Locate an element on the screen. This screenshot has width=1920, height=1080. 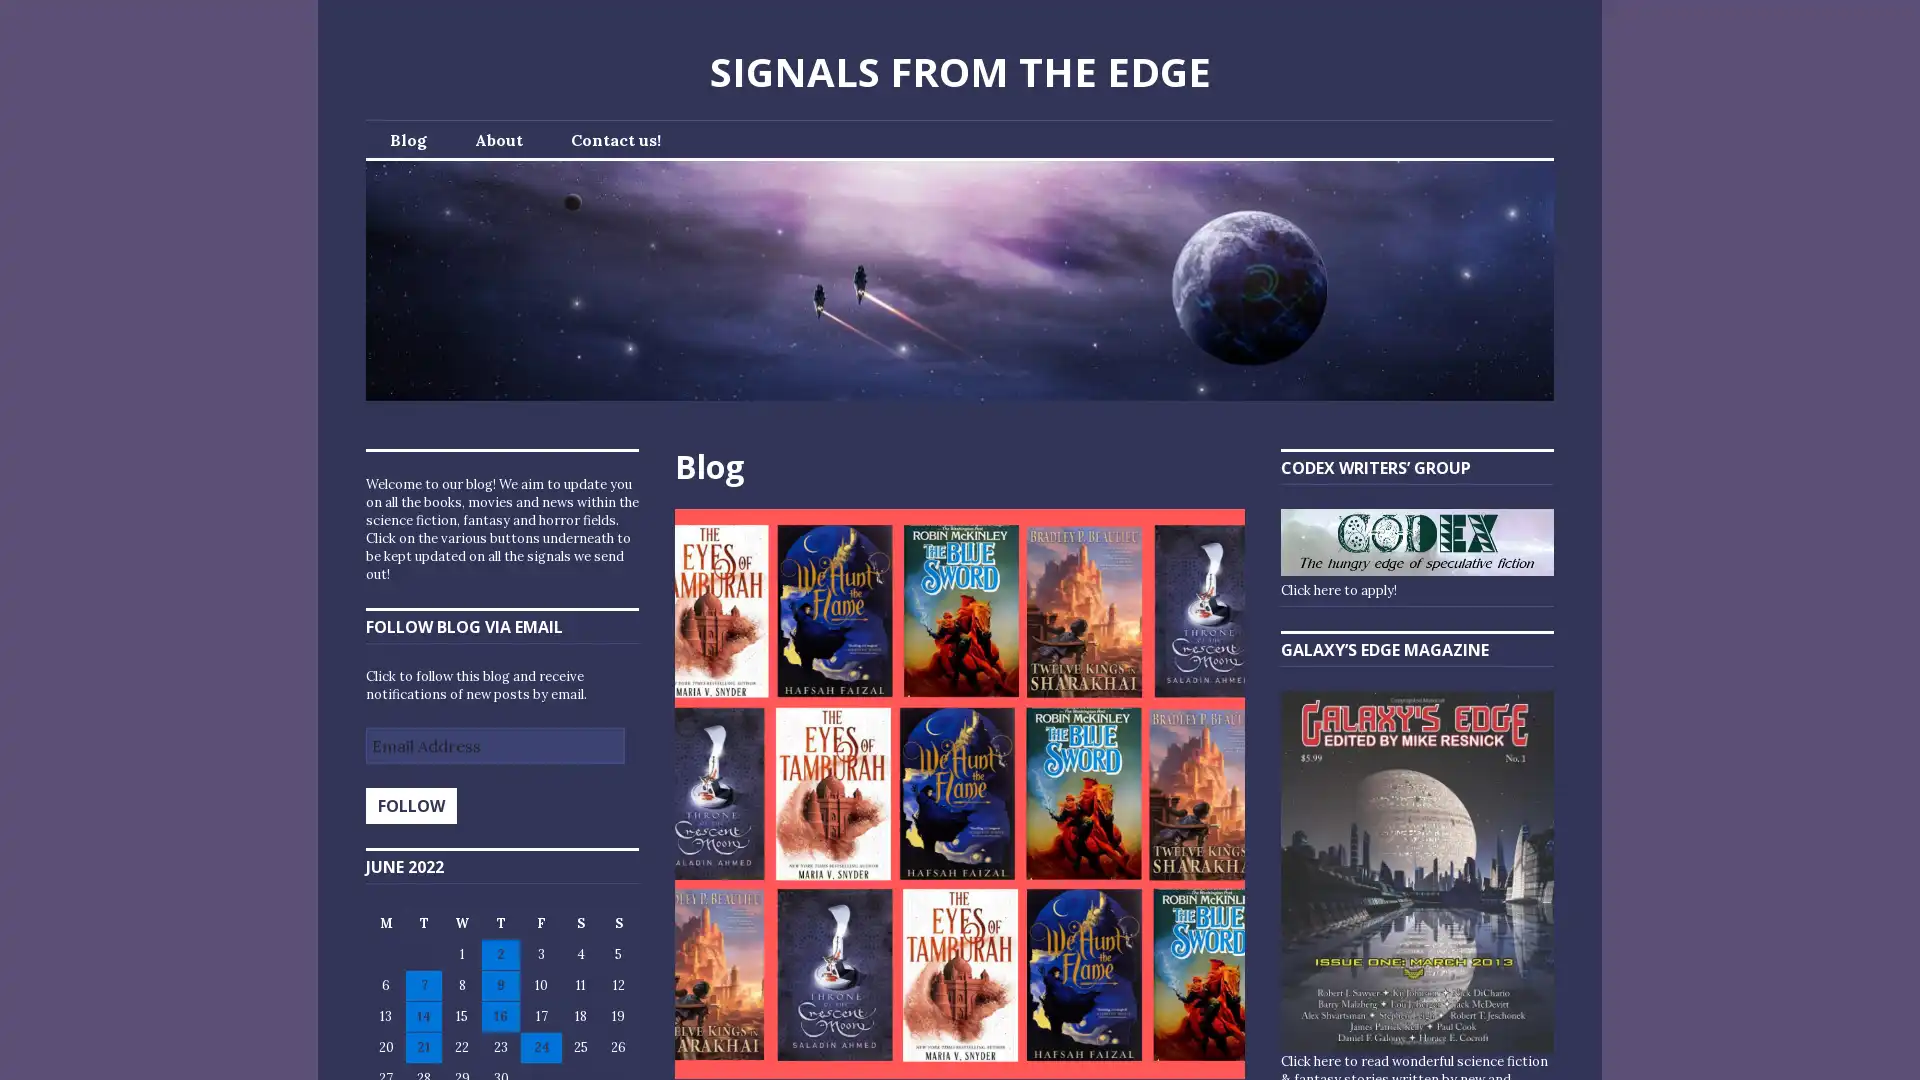
FOLLOW is located at coordinates (410, 805).